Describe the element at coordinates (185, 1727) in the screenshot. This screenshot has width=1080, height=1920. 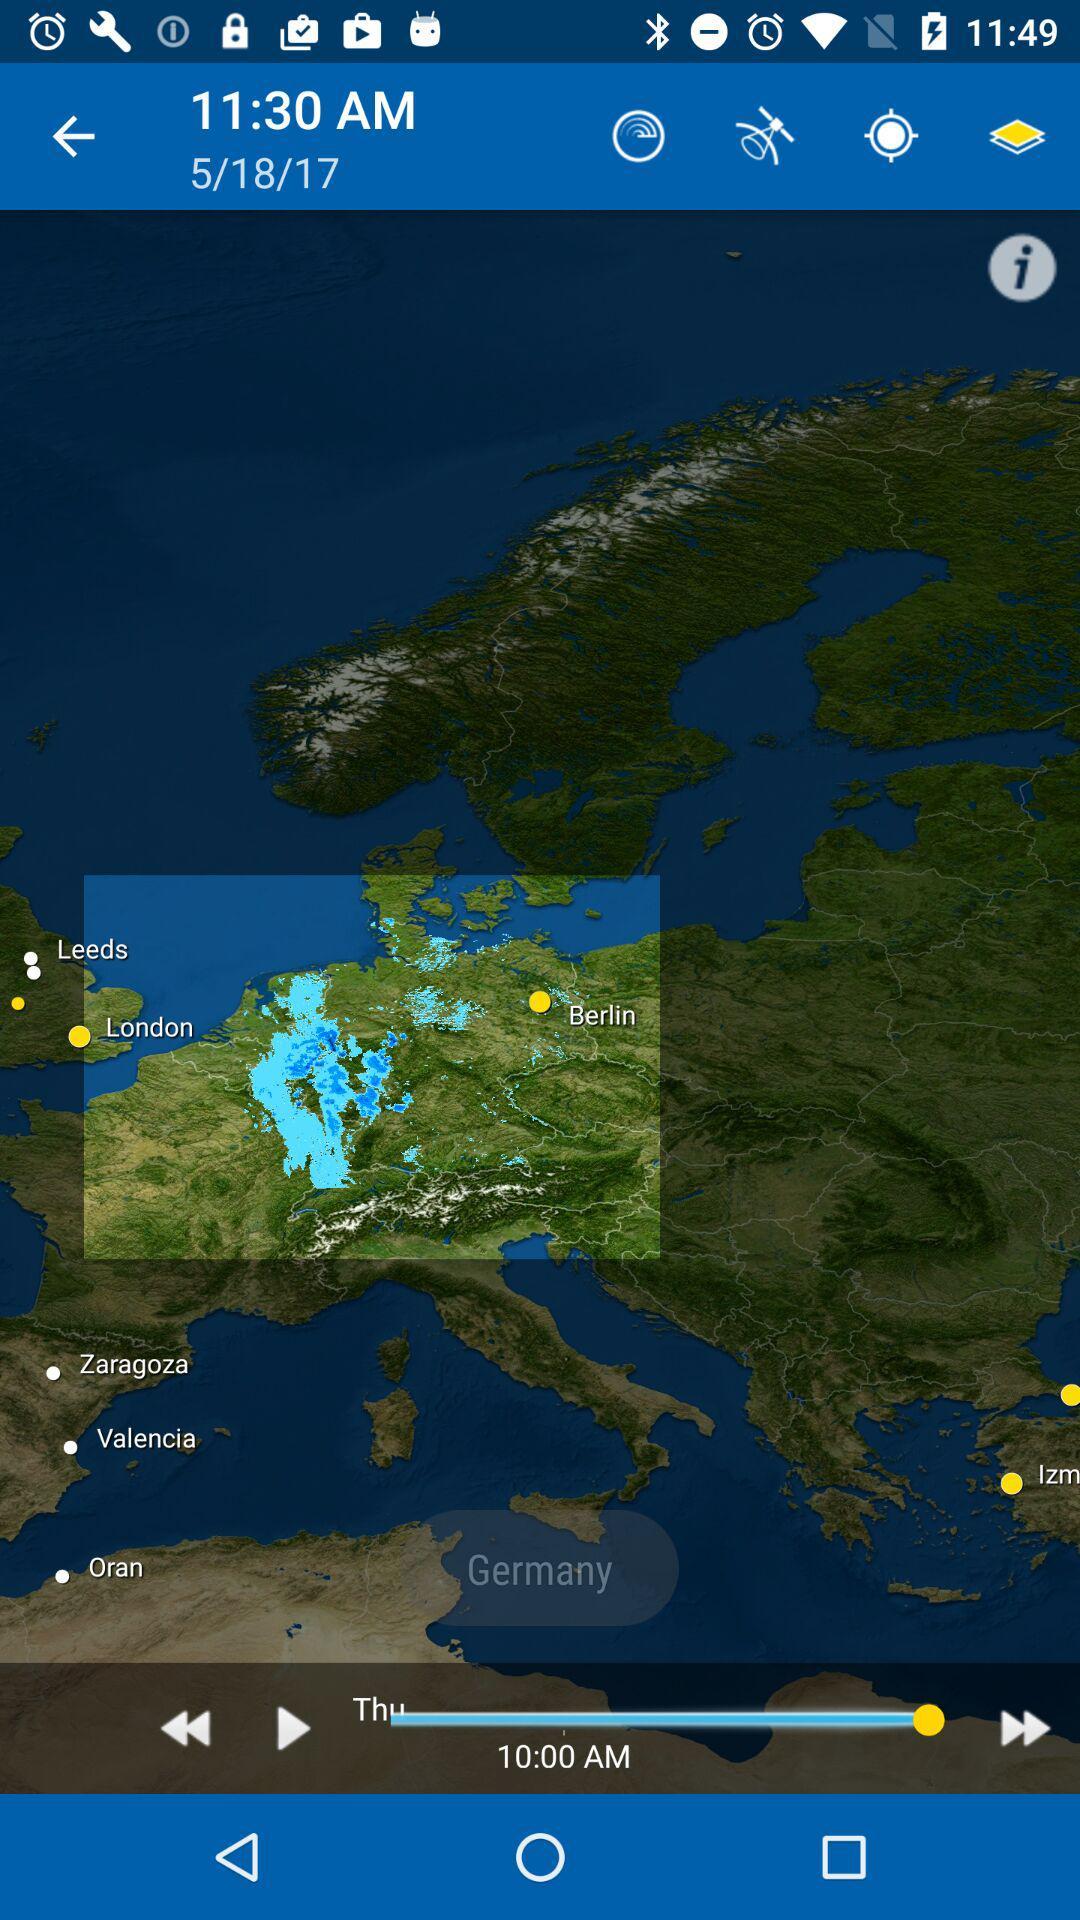
I see `fast rewind` at that location.